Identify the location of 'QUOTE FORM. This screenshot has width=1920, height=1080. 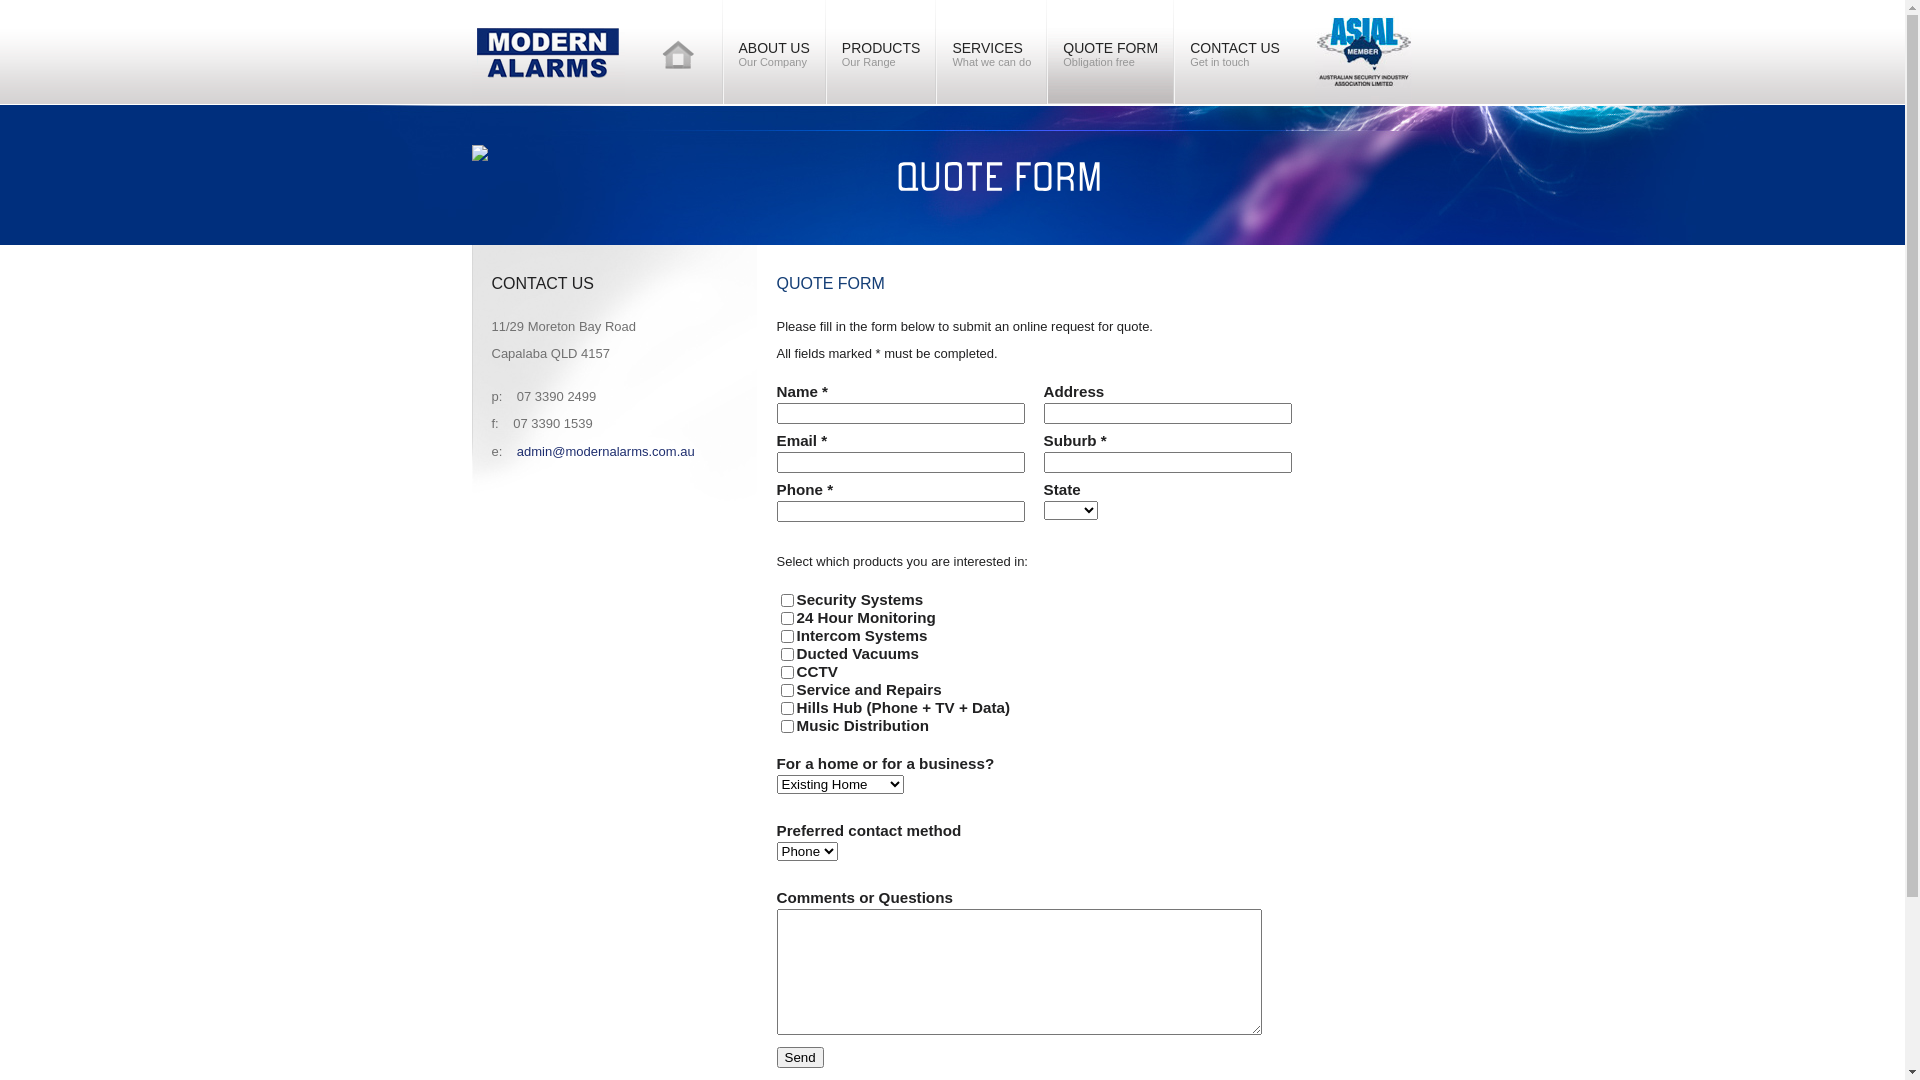
(1109, 50).